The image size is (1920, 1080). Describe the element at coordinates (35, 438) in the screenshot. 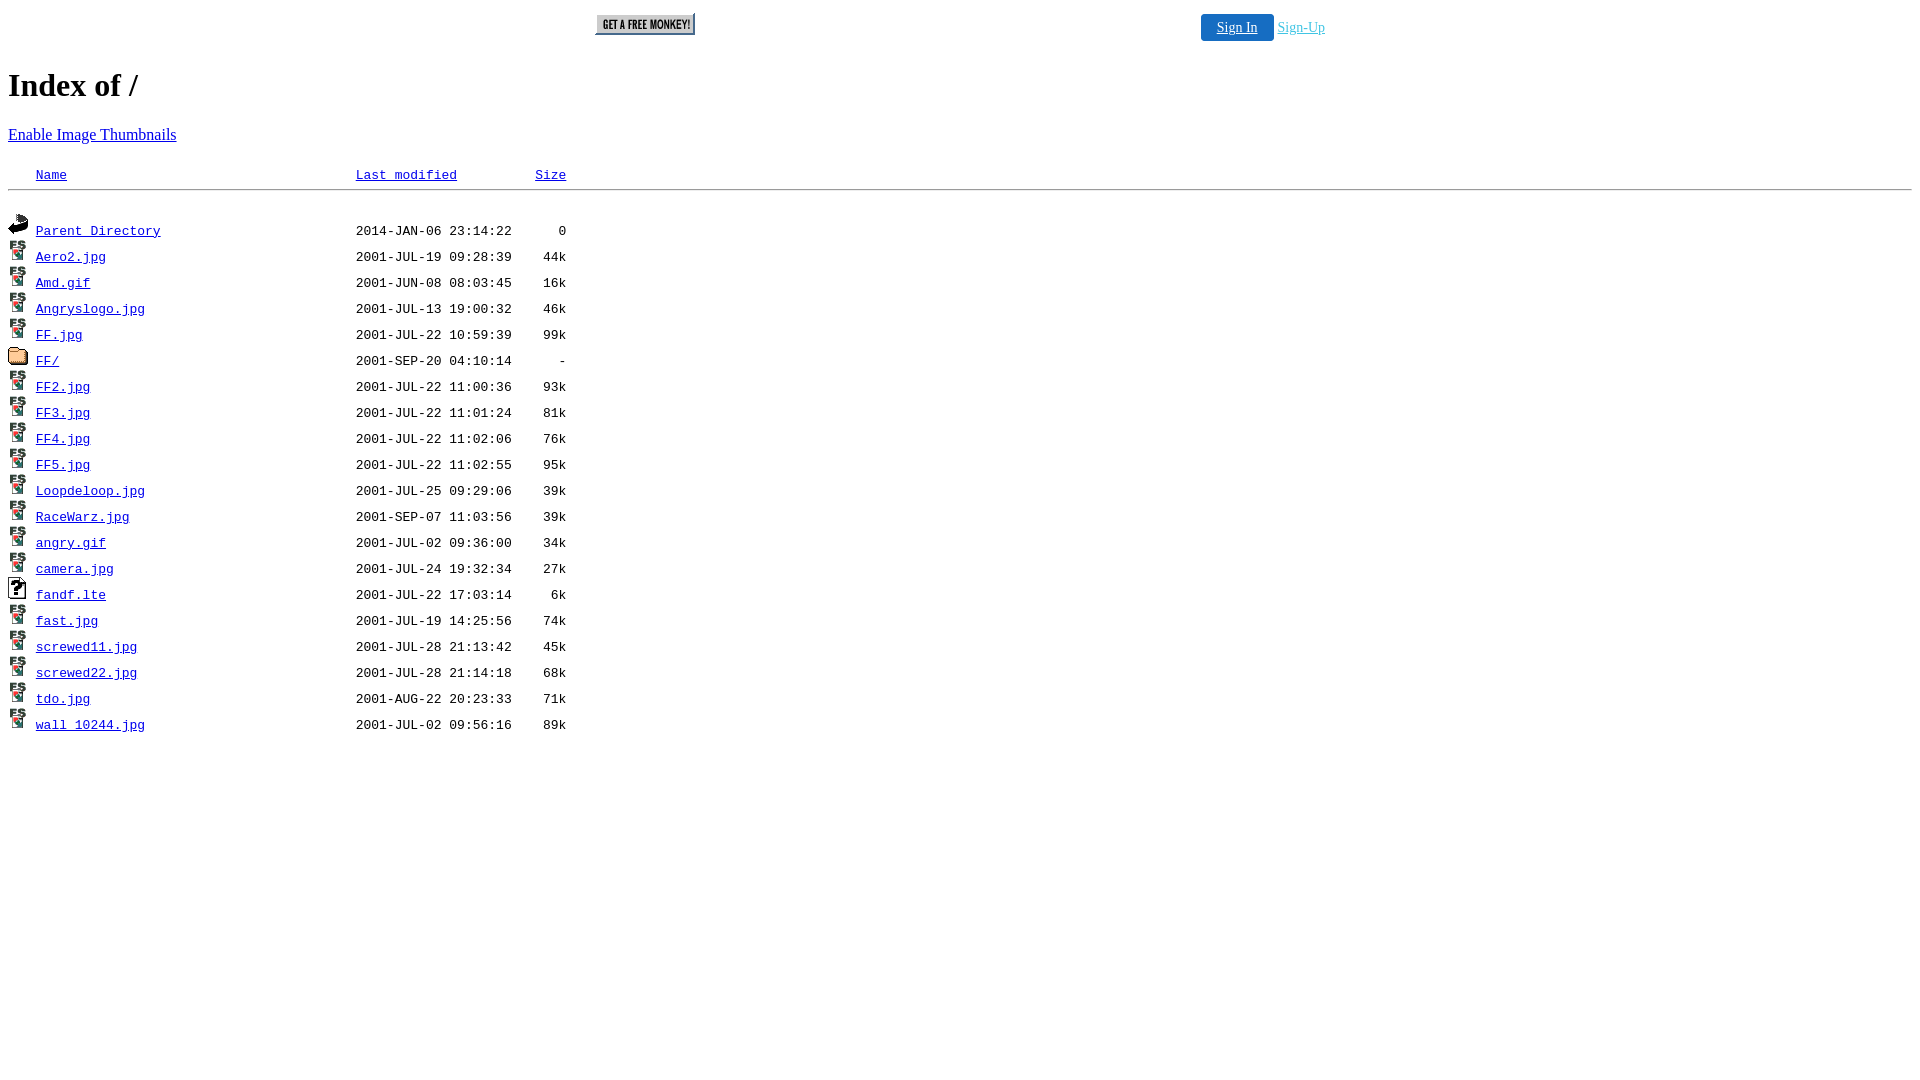

I see `'FF4.jpg'` at that location.